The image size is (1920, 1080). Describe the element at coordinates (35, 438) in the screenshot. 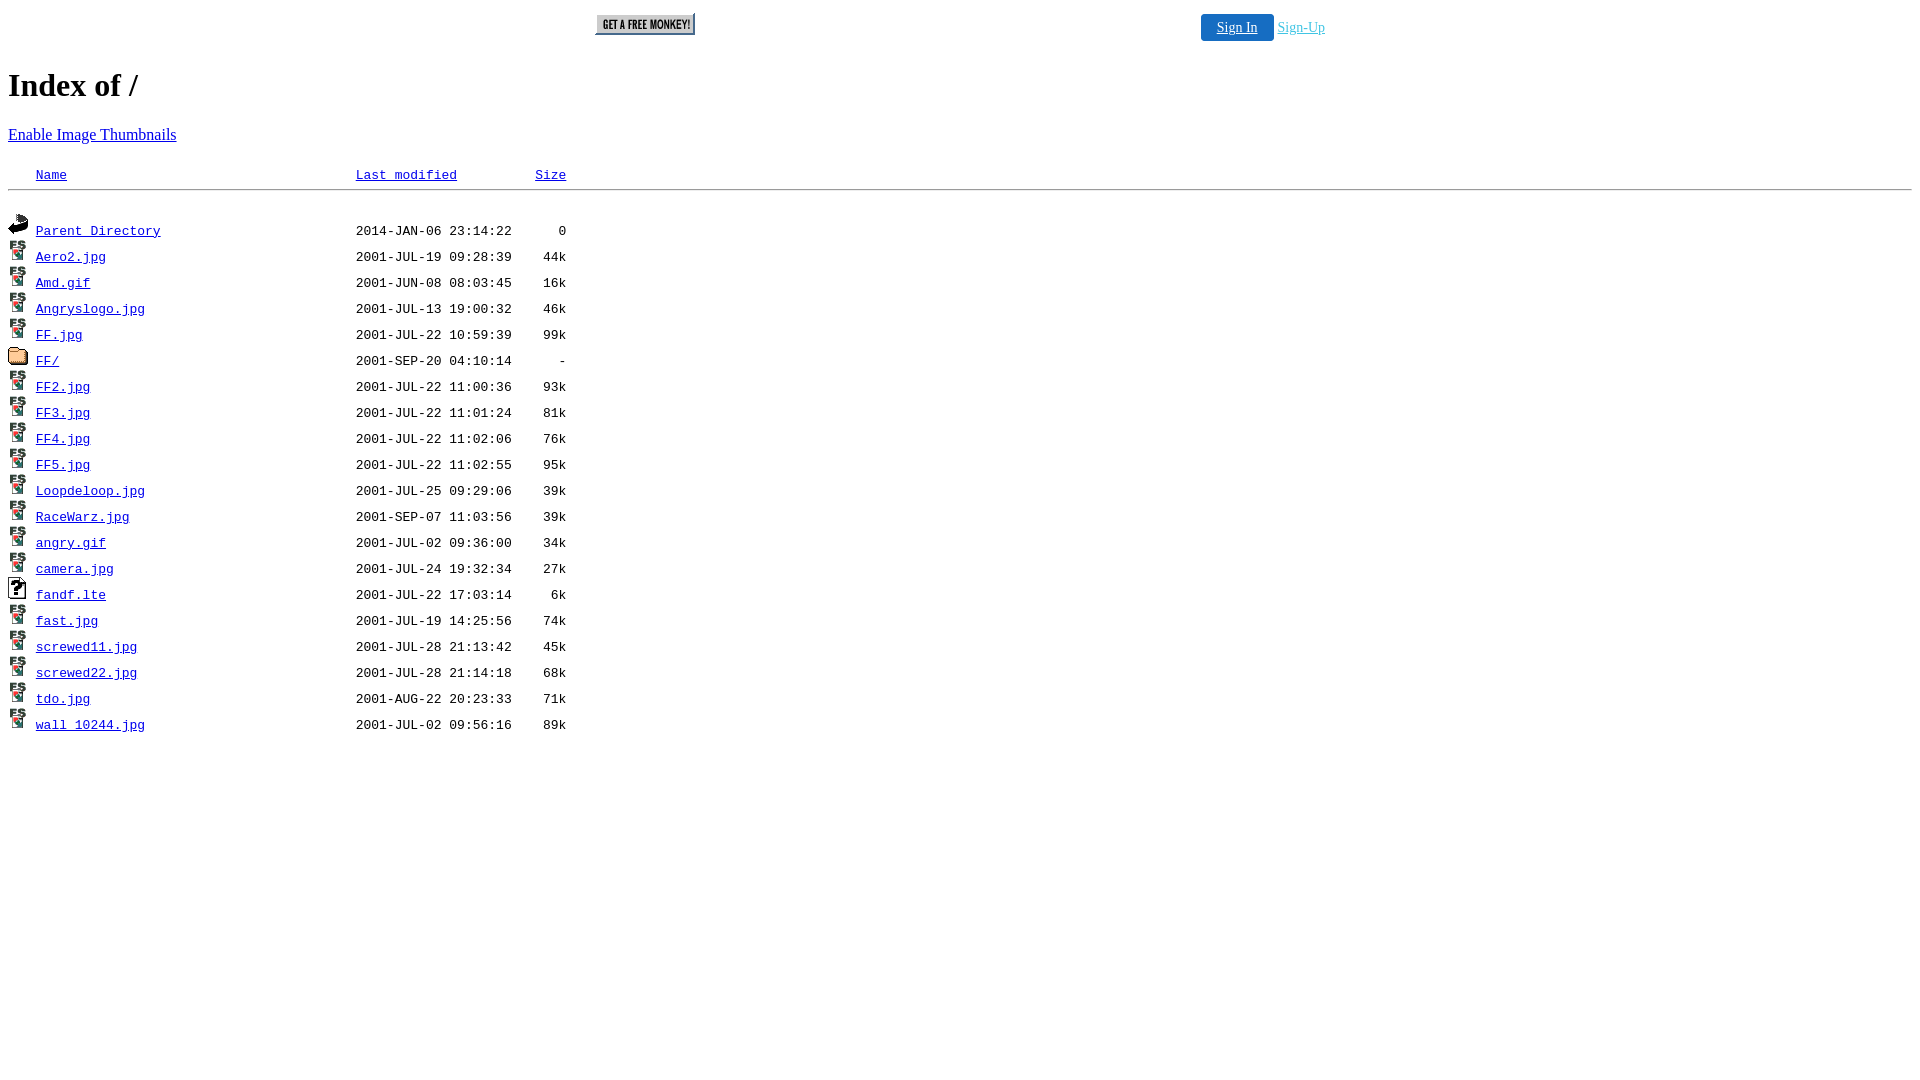

I see `'FF4.jpg'` at that location.